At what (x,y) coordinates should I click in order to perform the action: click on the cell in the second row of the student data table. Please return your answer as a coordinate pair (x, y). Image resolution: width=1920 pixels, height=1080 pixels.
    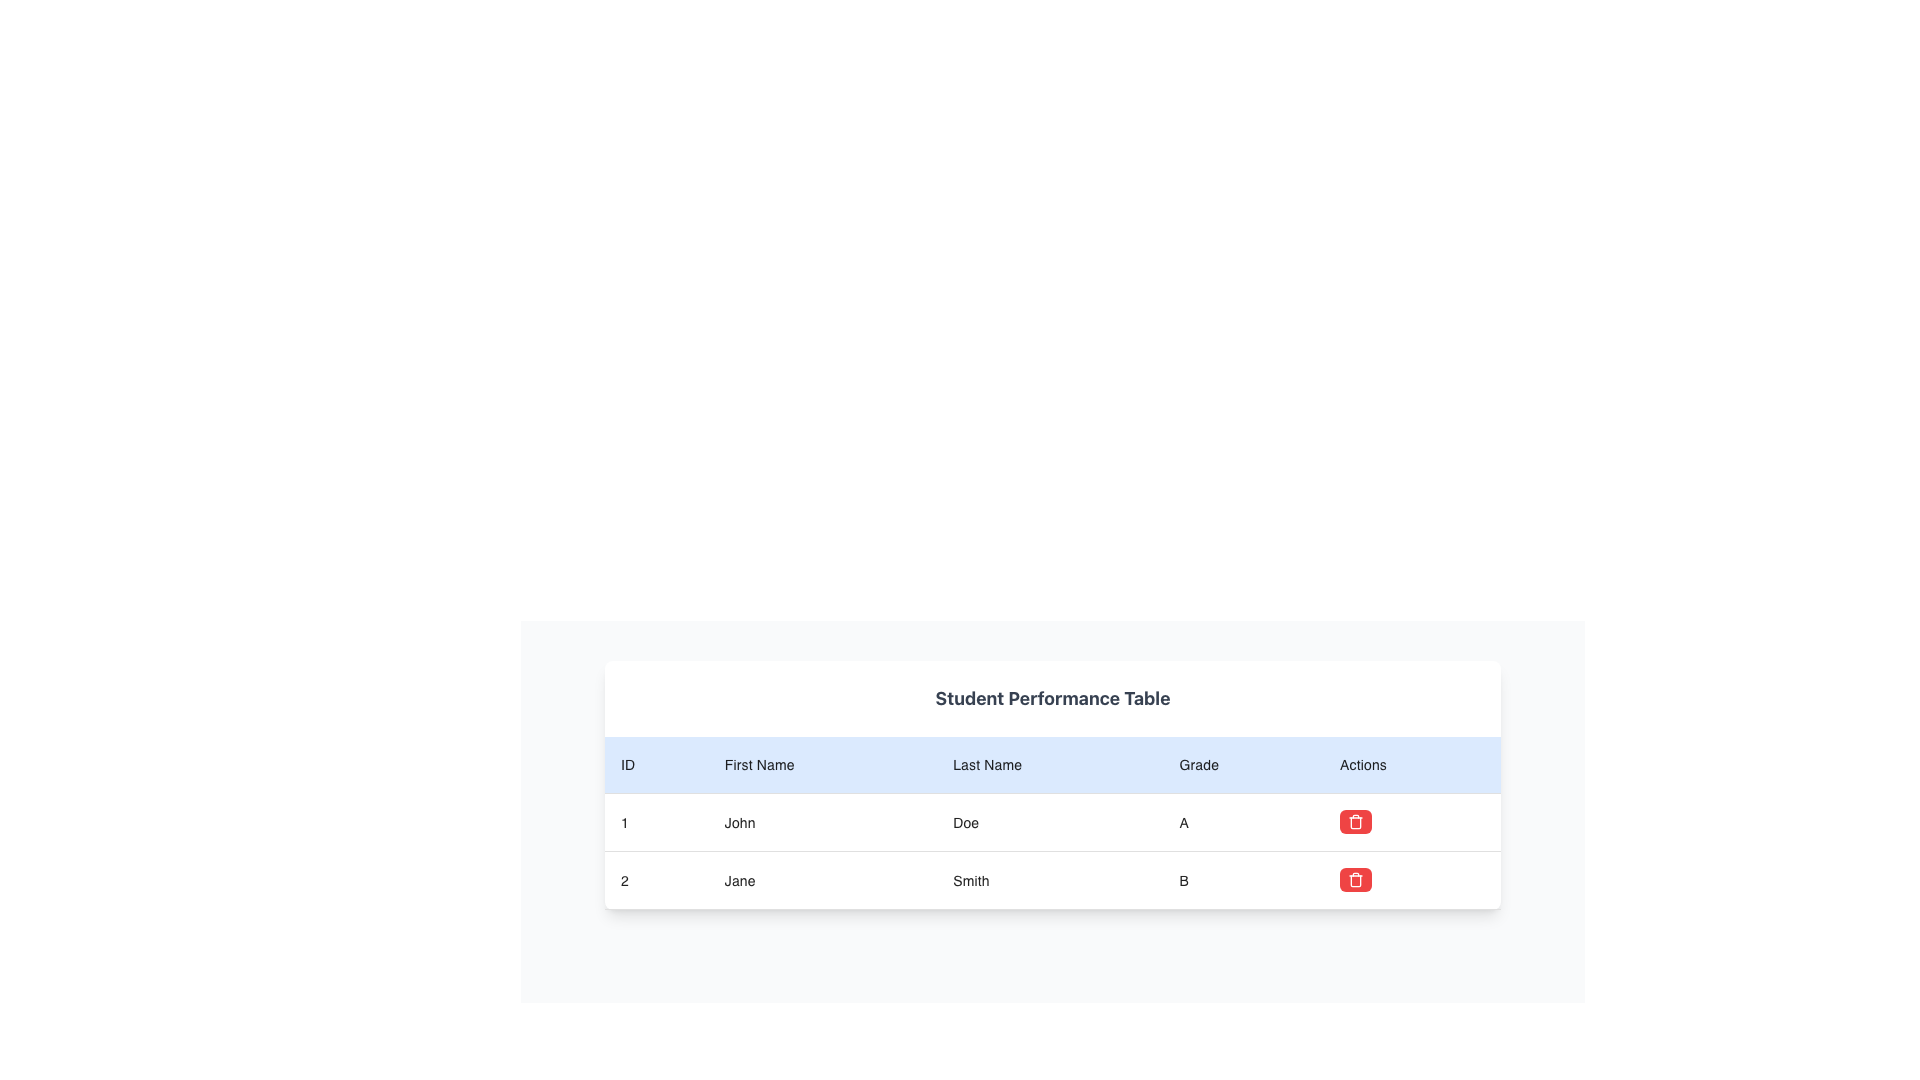
    Looking at the image, I should click on (1051, 878).